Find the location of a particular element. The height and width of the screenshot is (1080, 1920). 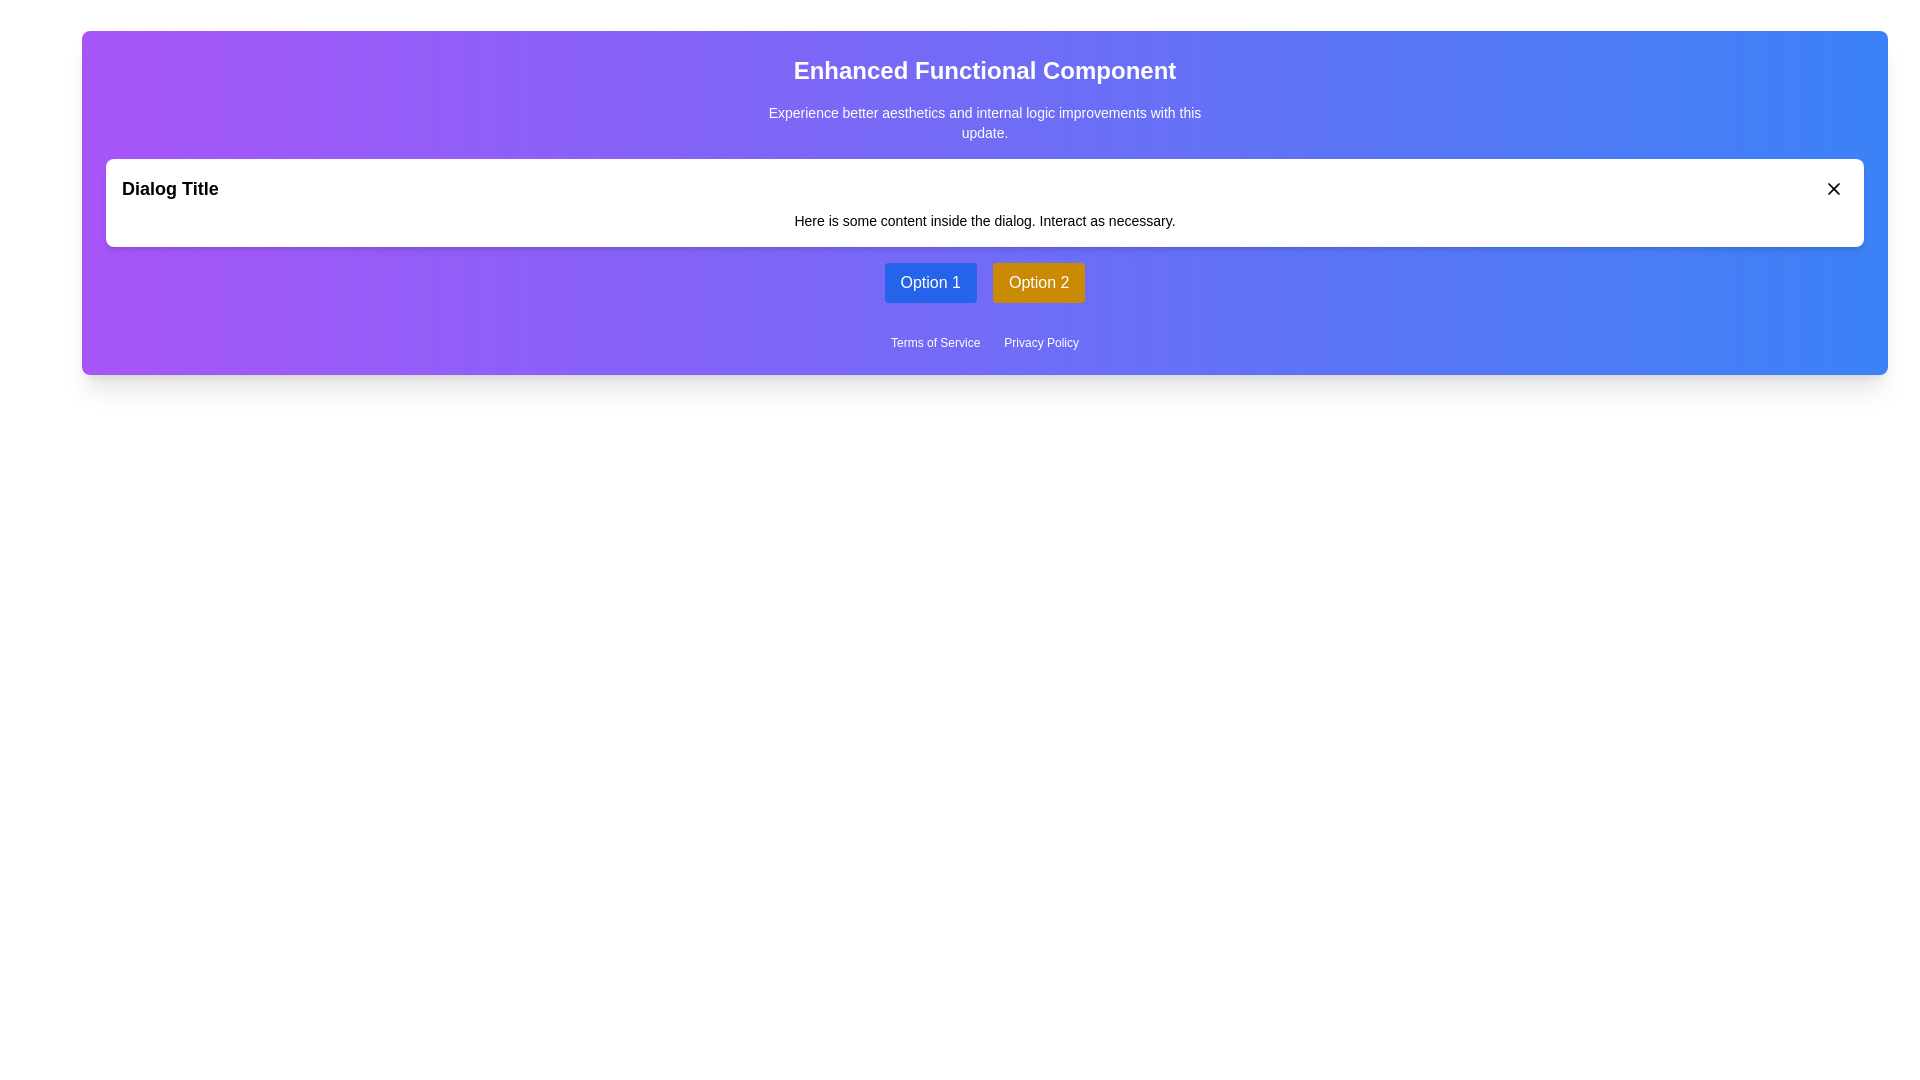

the 'Terms of Service' hyperlink located in the bottom center of the interface, to the left of the 'Privacy Policy' link is located at coordinates (934, 342).